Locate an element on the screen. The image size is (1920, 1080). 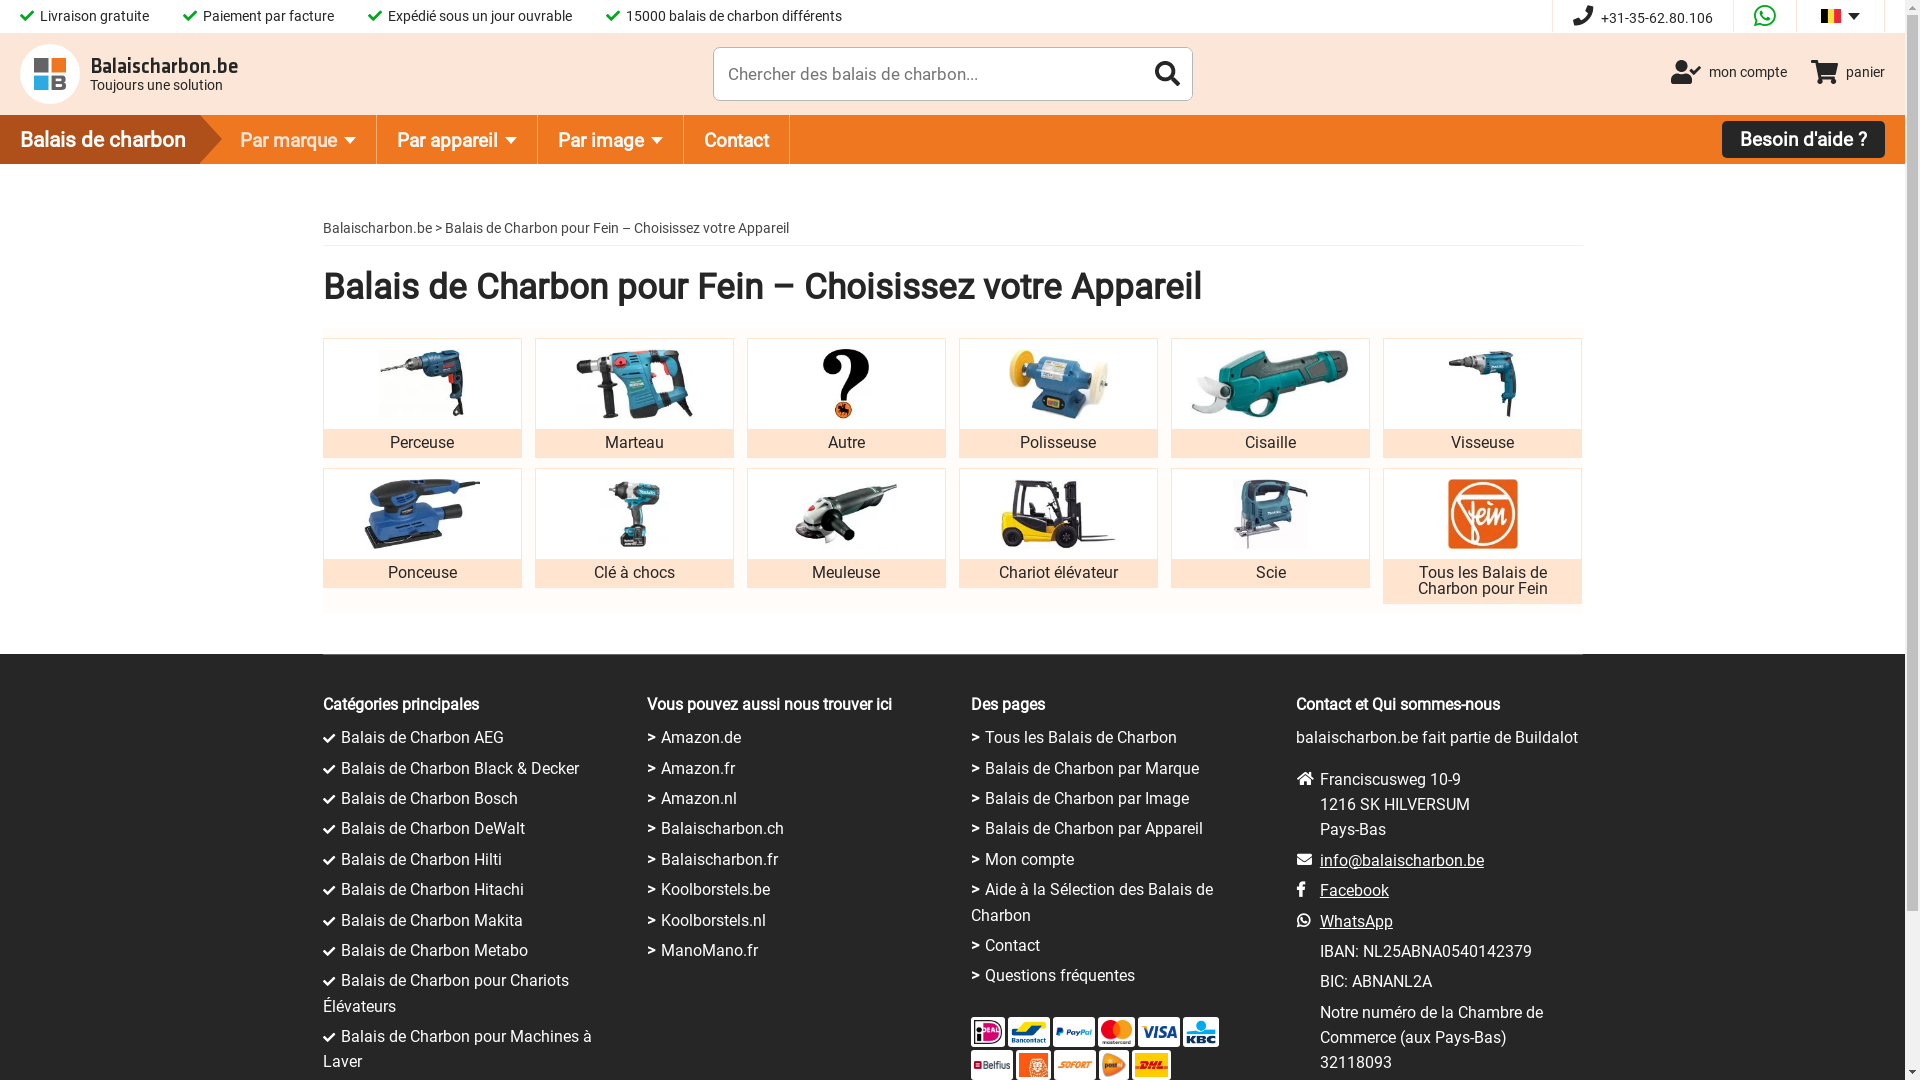
'Balais de Charbon DeWalt' is located at coordinates (340, 828).